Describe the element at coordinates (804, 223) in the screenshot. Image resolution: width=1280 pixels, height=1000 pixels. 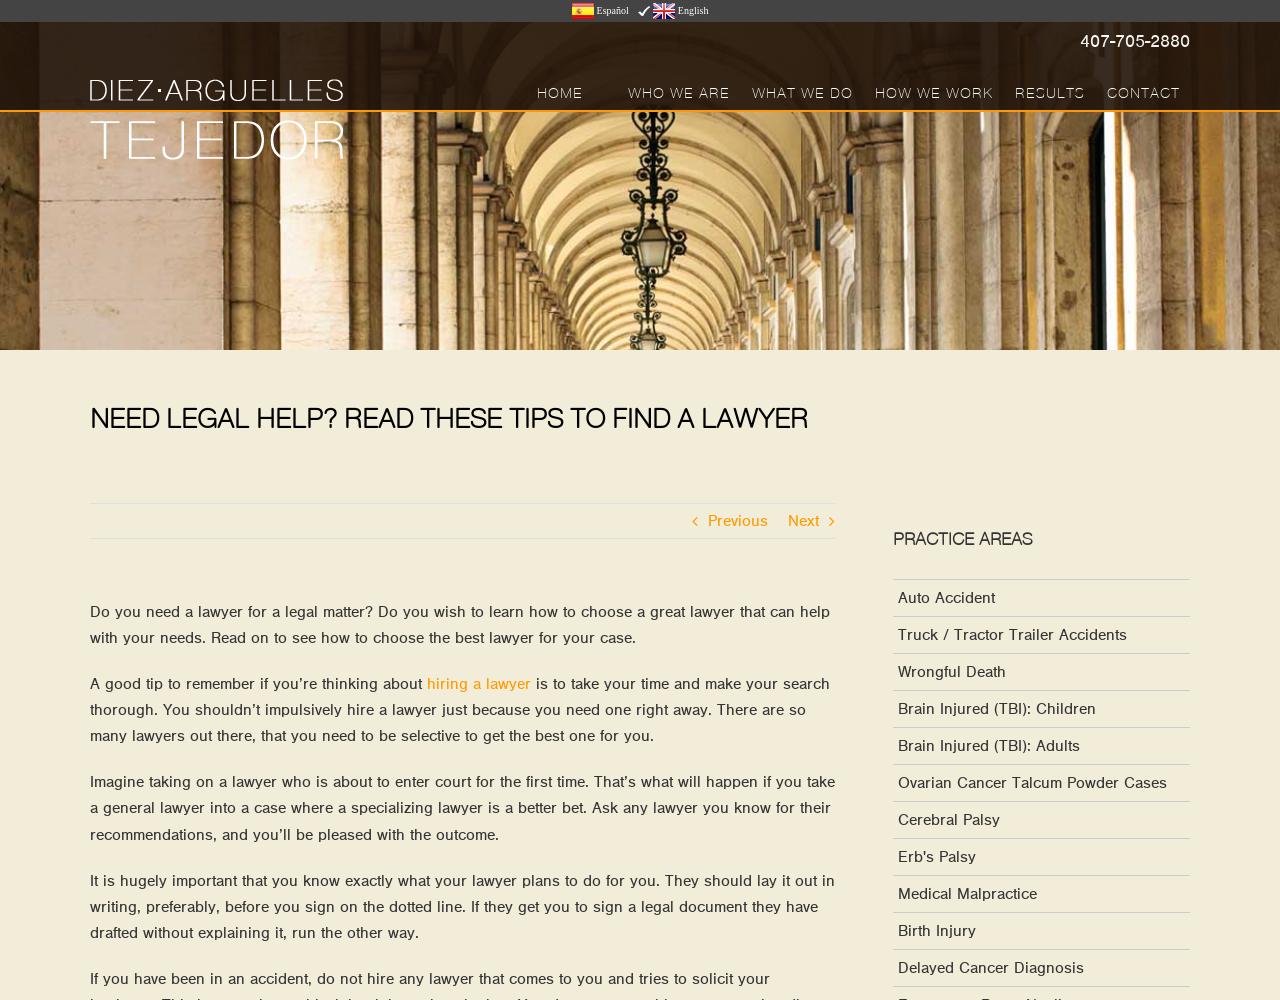
I see `'News'` at that location.